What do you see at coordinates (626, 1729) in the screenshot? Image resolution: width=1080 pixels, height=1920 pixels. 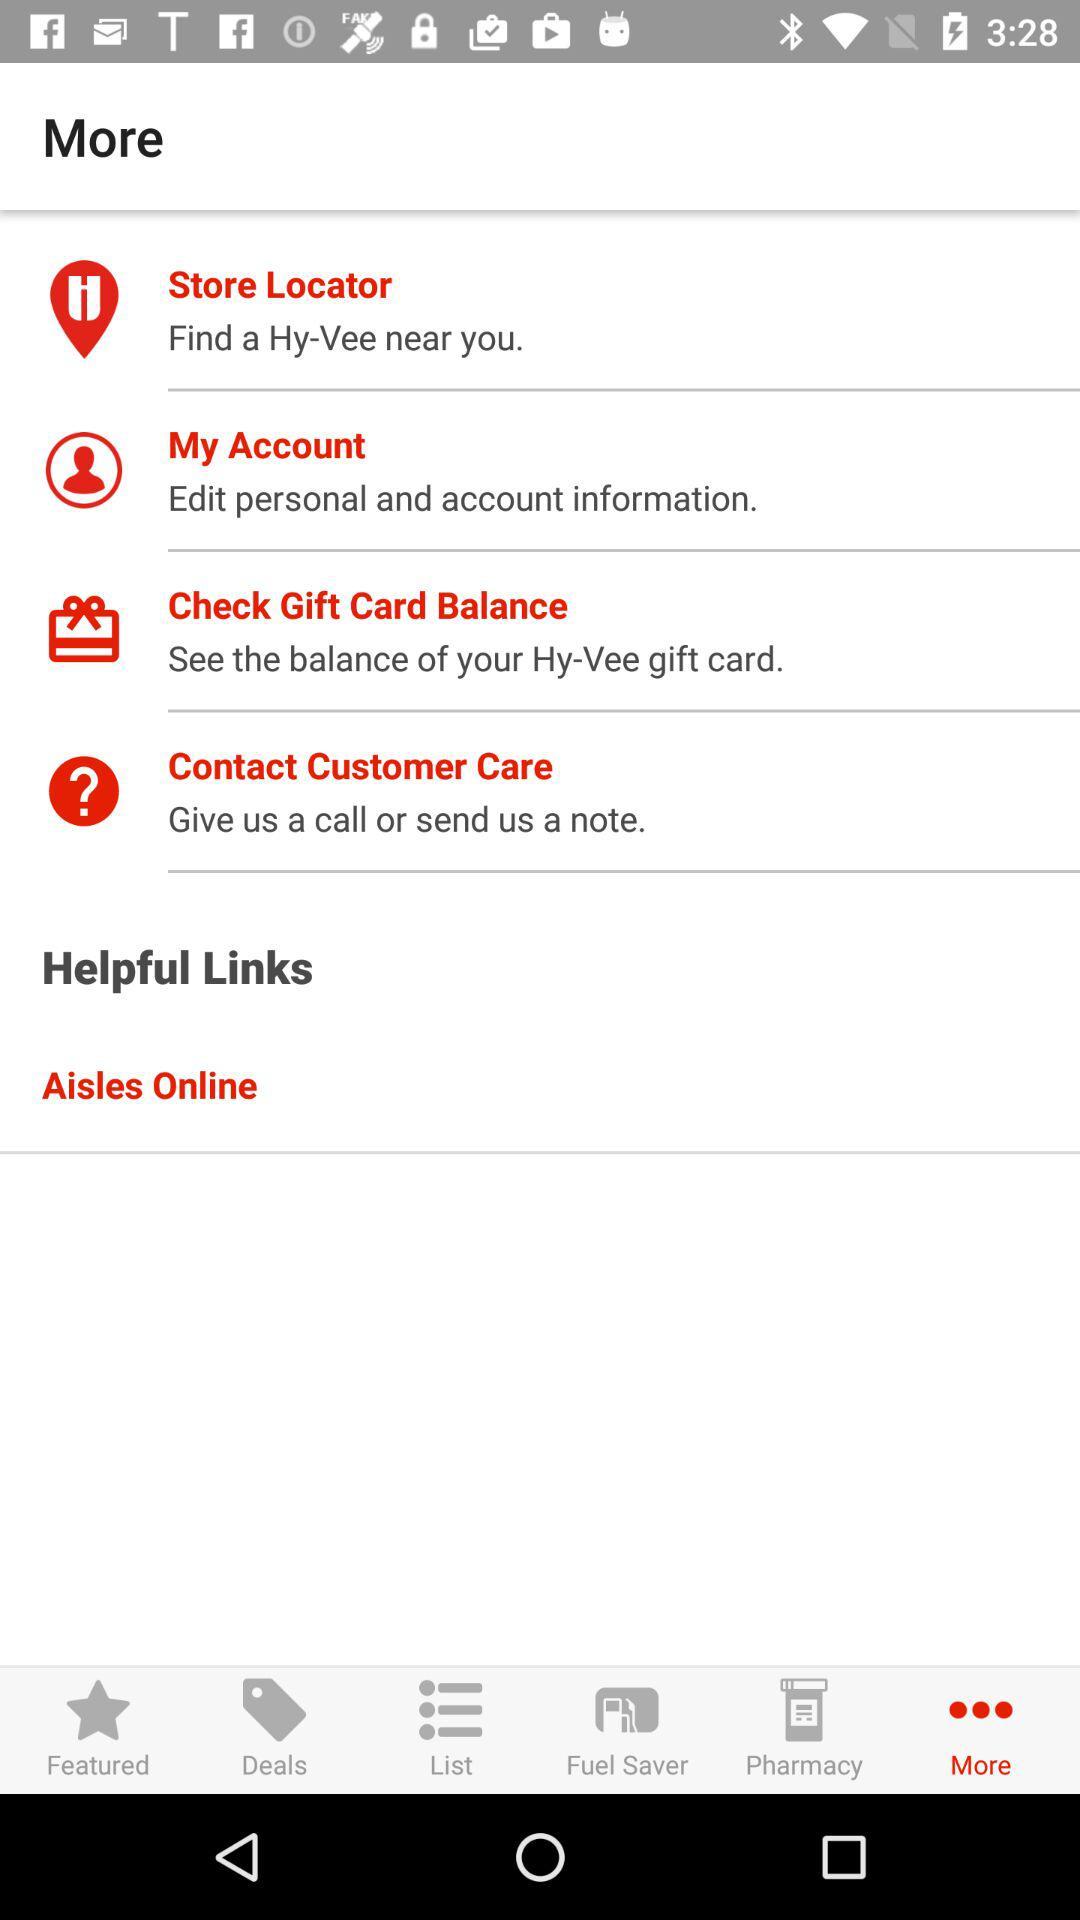 I see `icon next to pharmacy` at bounding box center [626, 1729].